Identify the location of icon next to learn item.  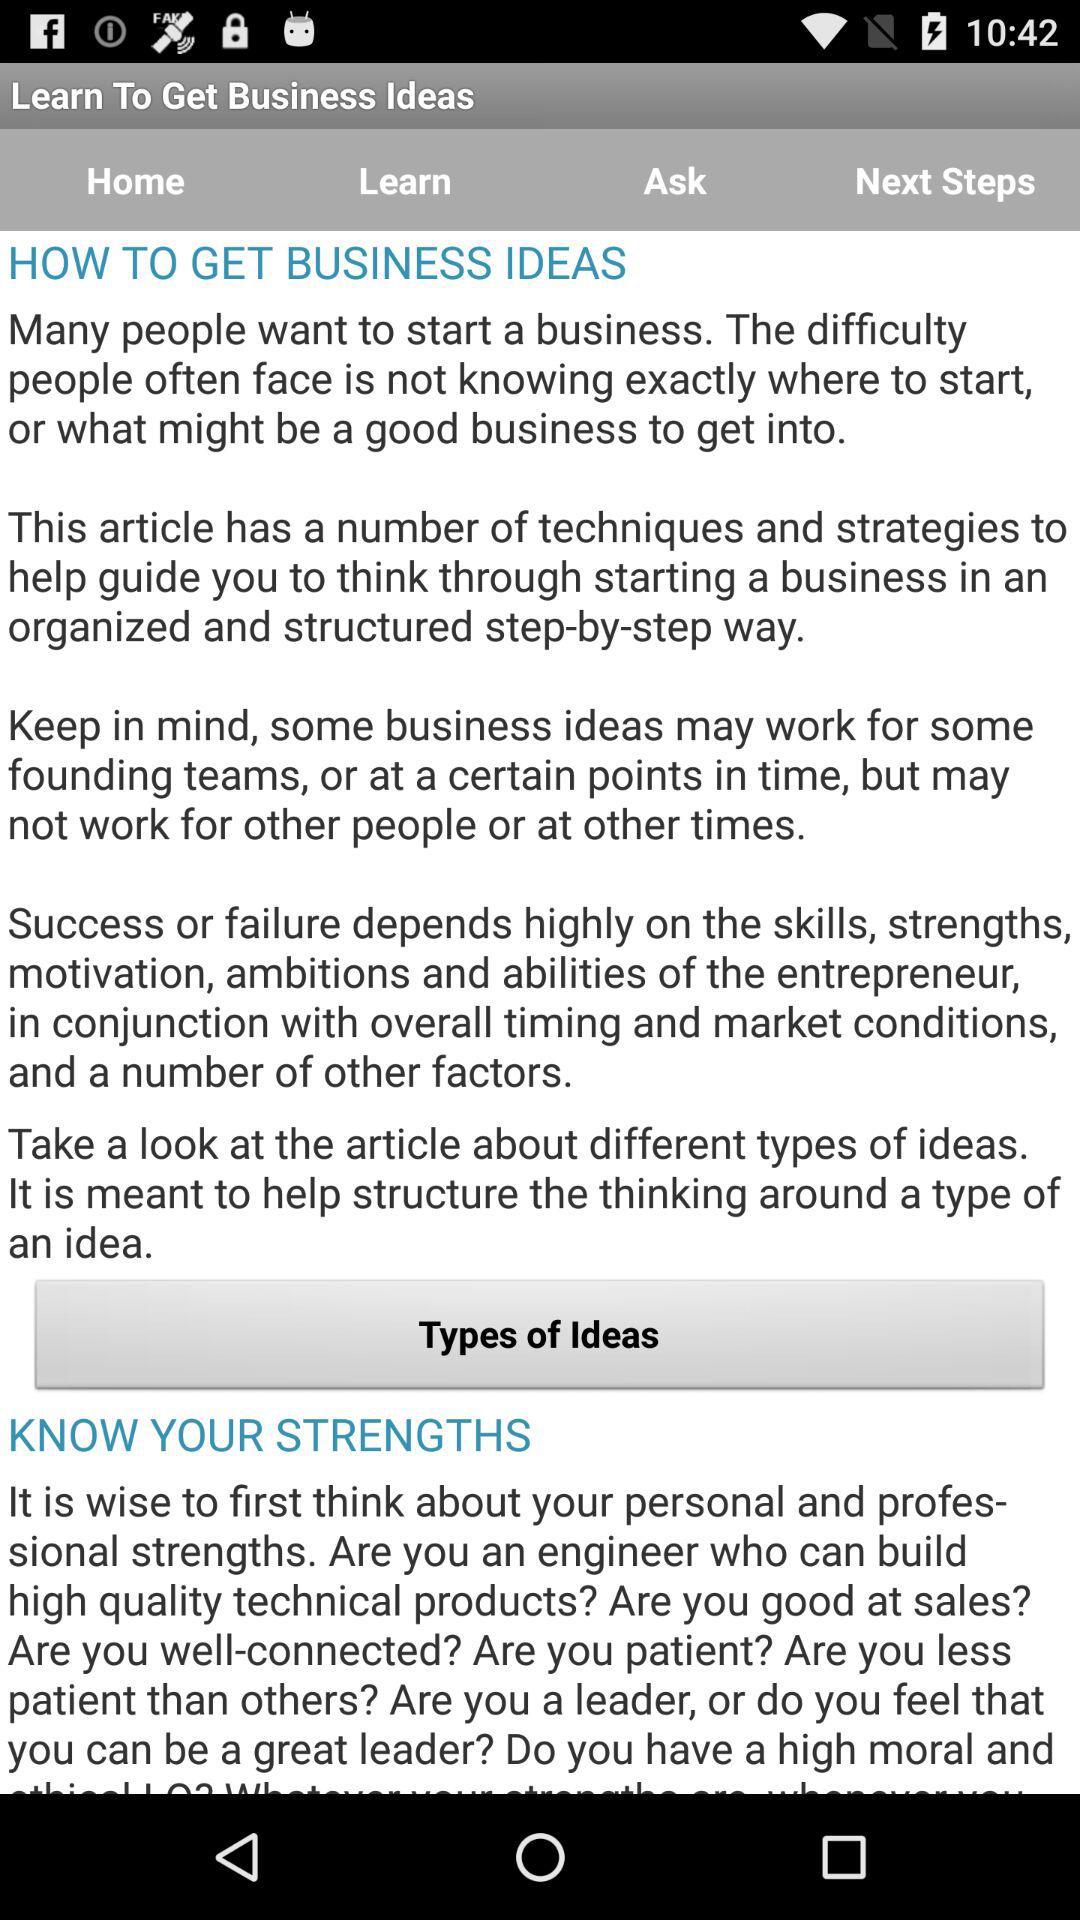
(675, 180).